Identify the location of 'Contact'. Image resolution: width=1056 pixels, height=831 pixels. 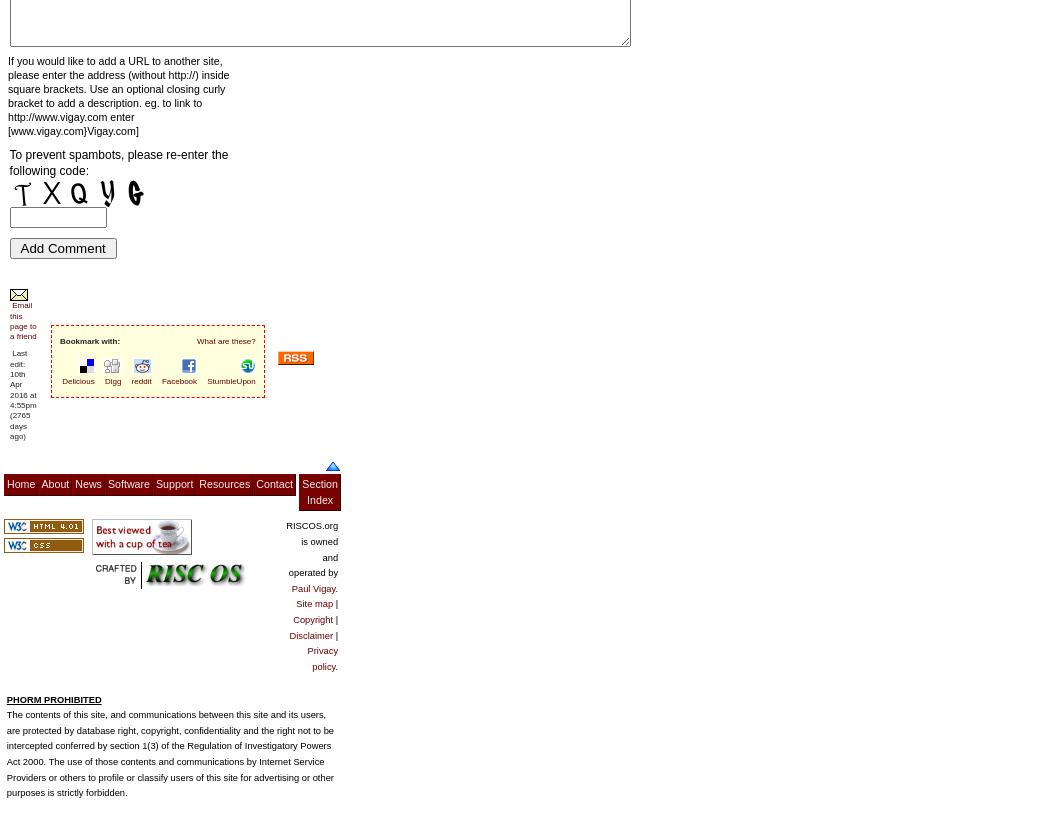
(274, 483).